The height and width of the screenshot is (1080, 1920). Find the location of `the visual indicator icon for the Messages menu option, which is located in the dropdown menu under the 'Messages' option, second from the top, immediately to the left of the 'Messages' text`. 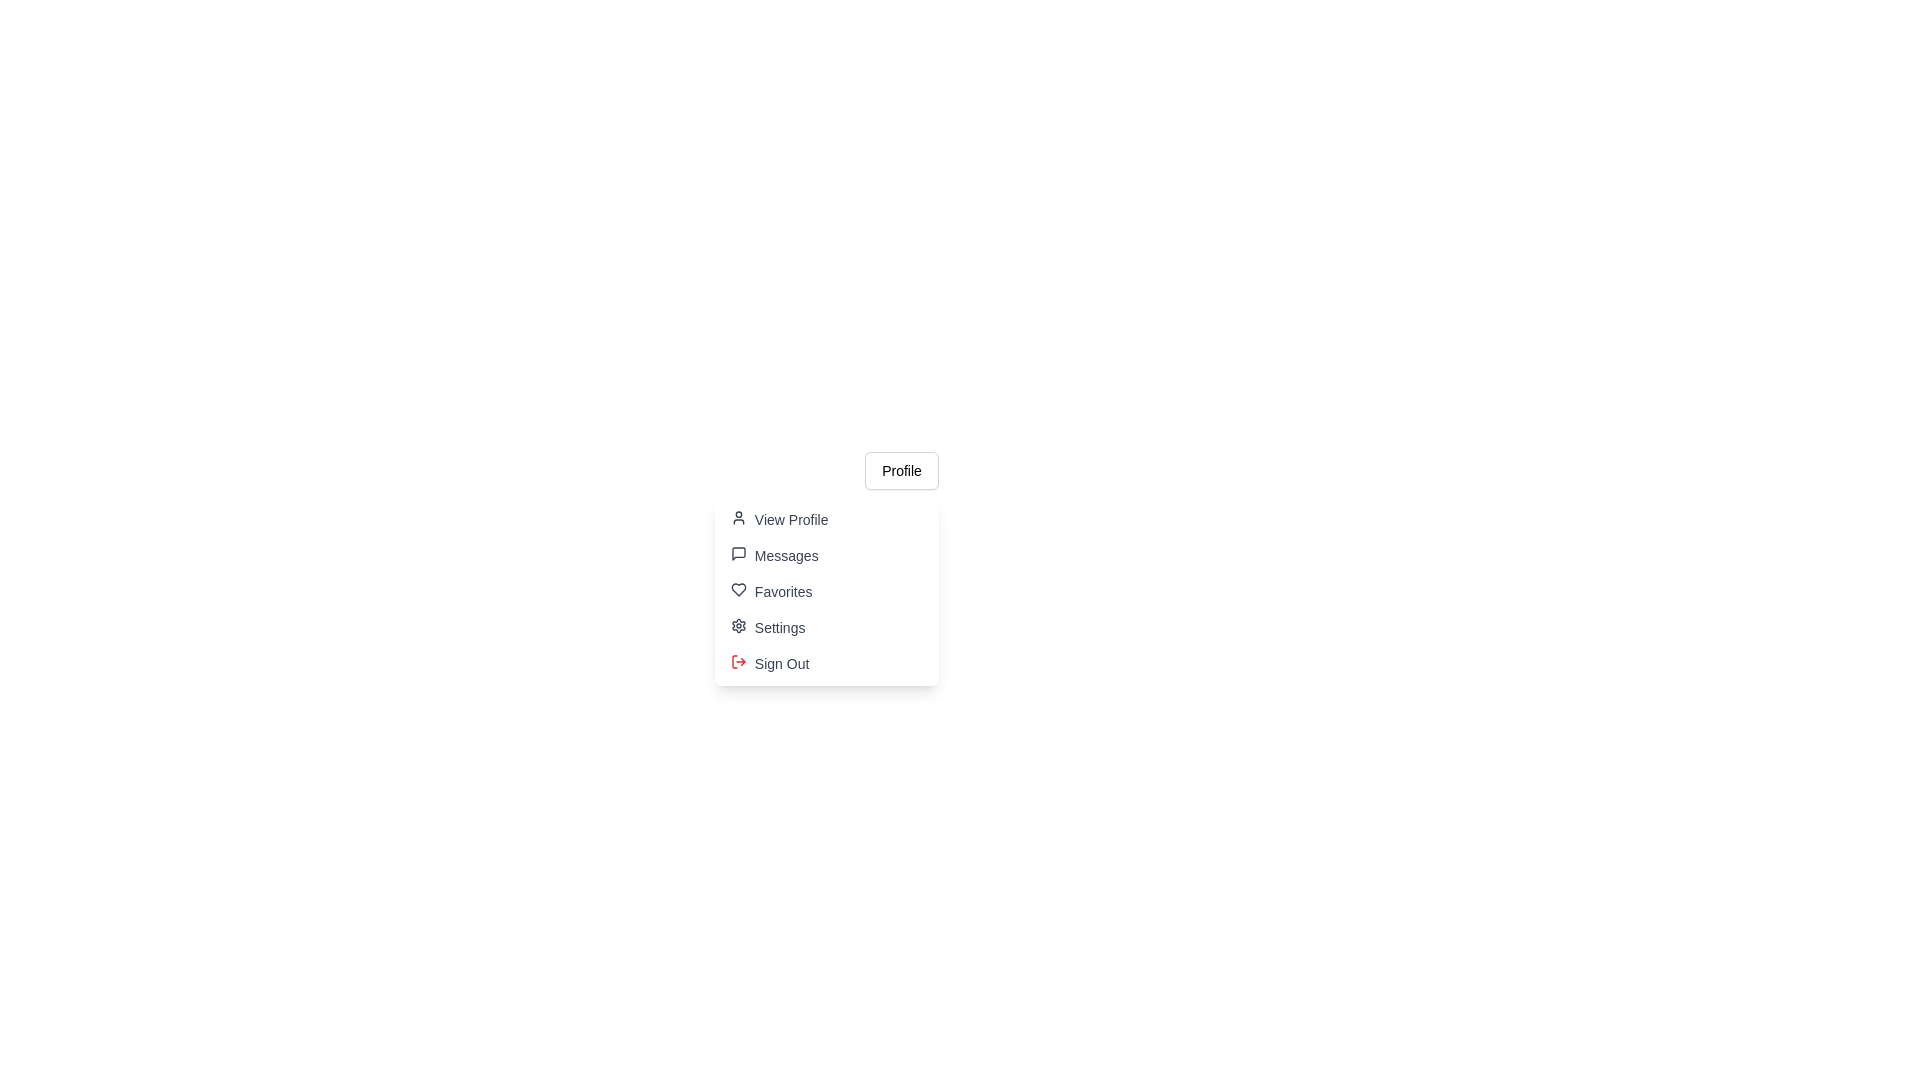

the visual indicator icon for the Messages menu option, which is located in the dropdown menu under the 'Messages' option, second from the top, immediately to the left of the 'Messages' text is located at coordinates (737, 554).